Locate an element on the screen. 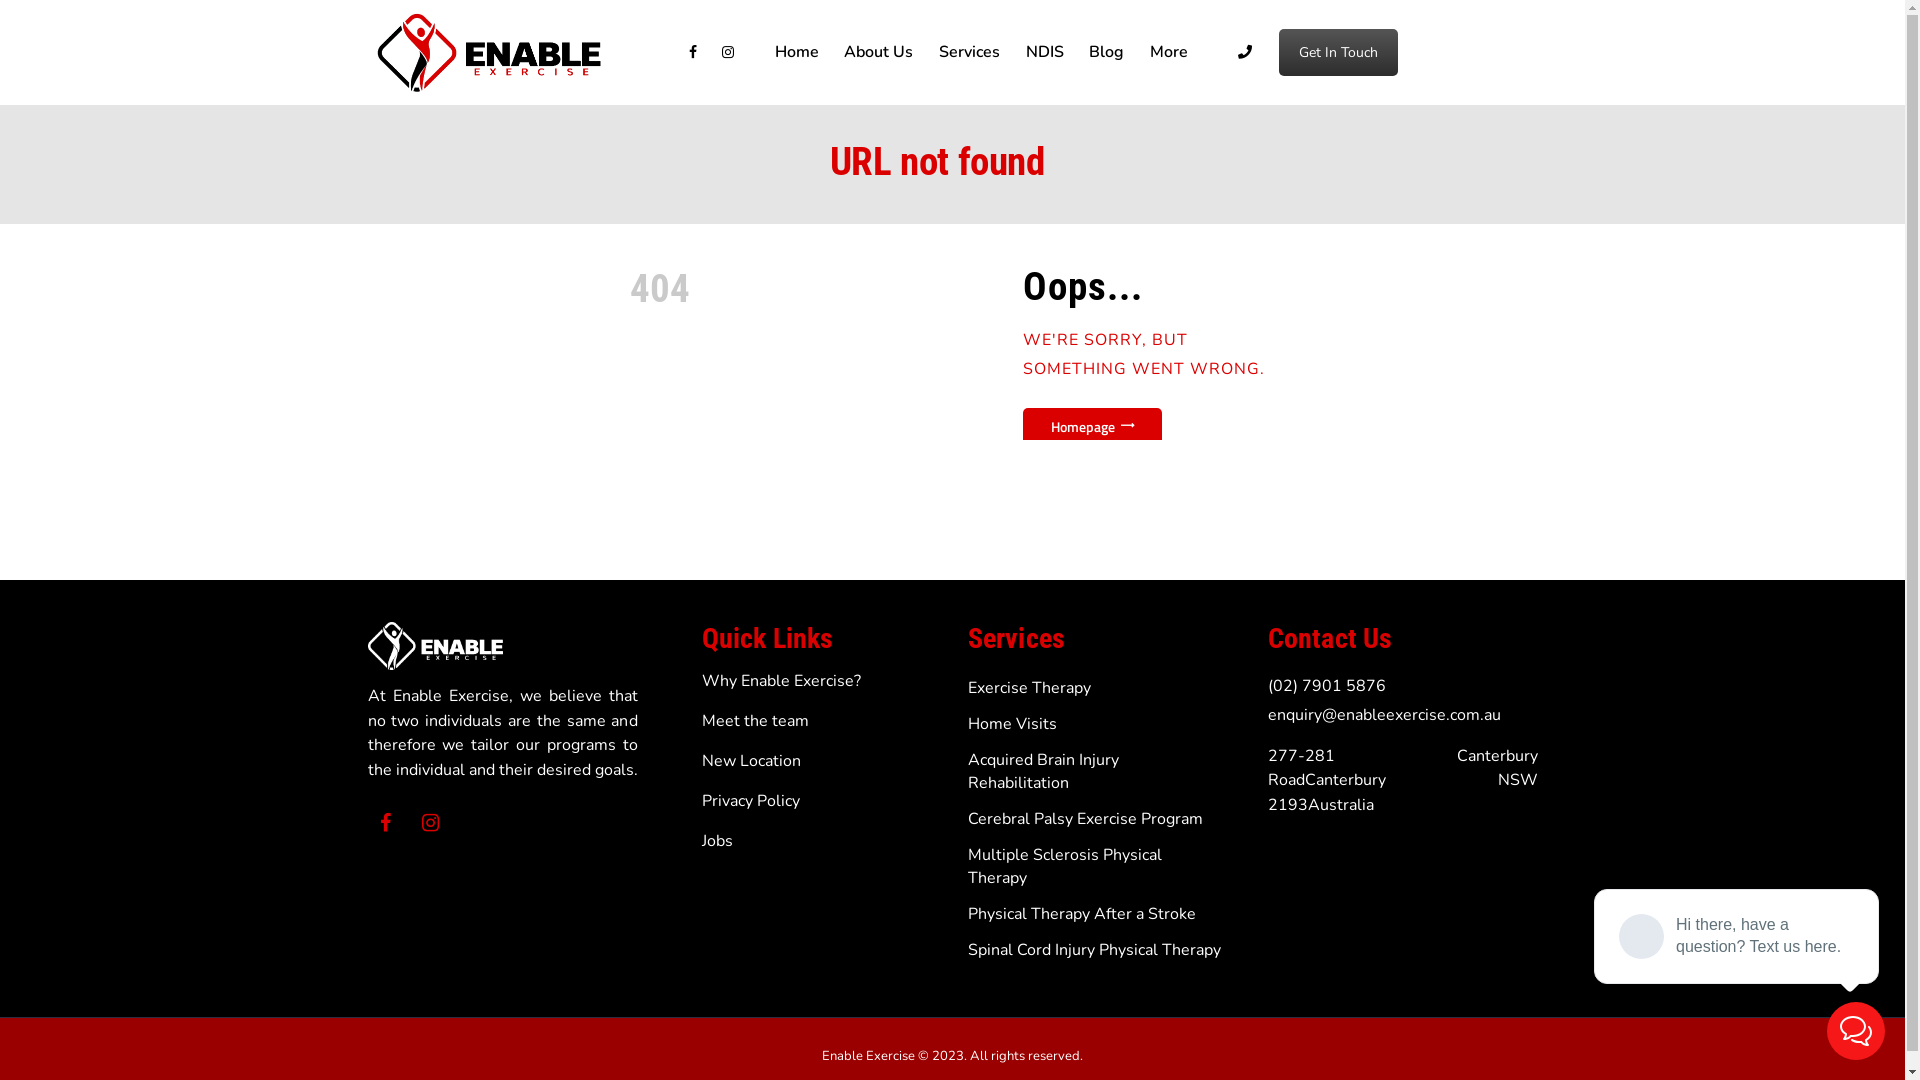 The width and height of the screenshot is (1920, 1080). 'Homepage' is located at coordinates (1091, 424).